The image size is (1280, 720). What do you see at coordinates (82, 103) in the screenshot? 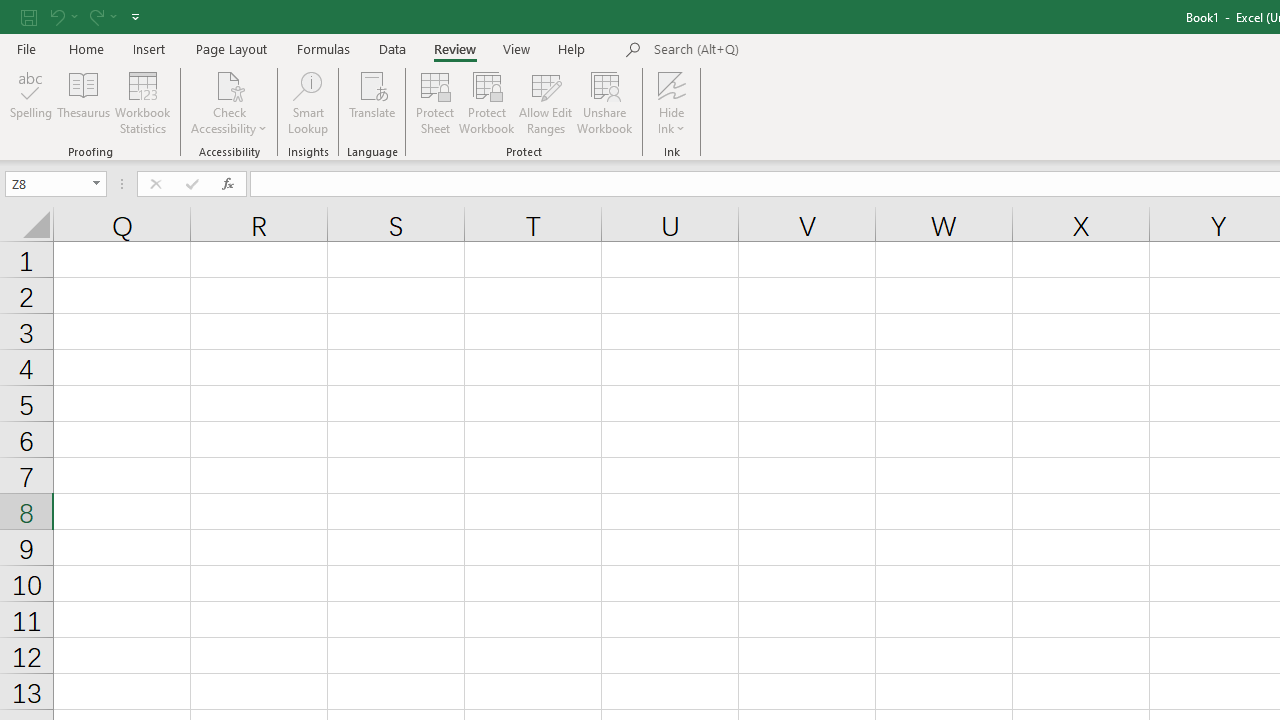
I see `'Thesaurus...'` at bounding box center [82, 103].